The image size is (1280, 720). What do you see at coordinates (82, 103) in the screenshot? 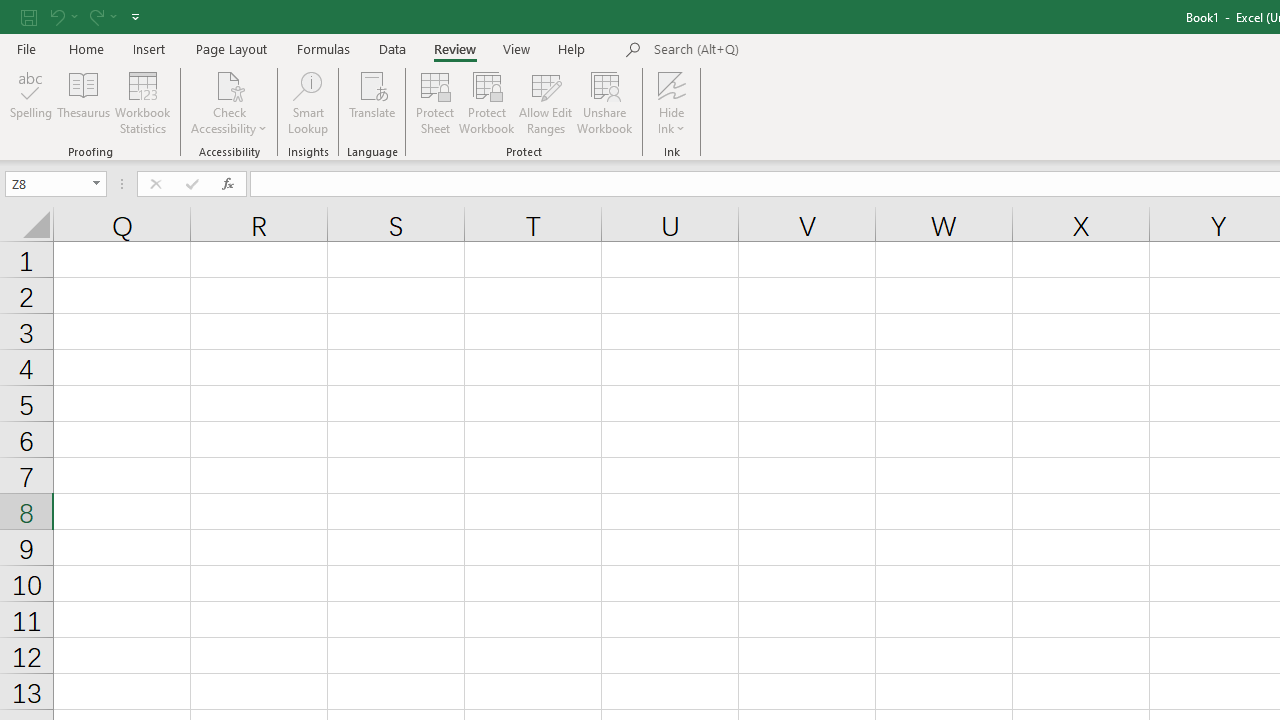
I see `'Thesaurus...'` at bounding box center [82, 103].